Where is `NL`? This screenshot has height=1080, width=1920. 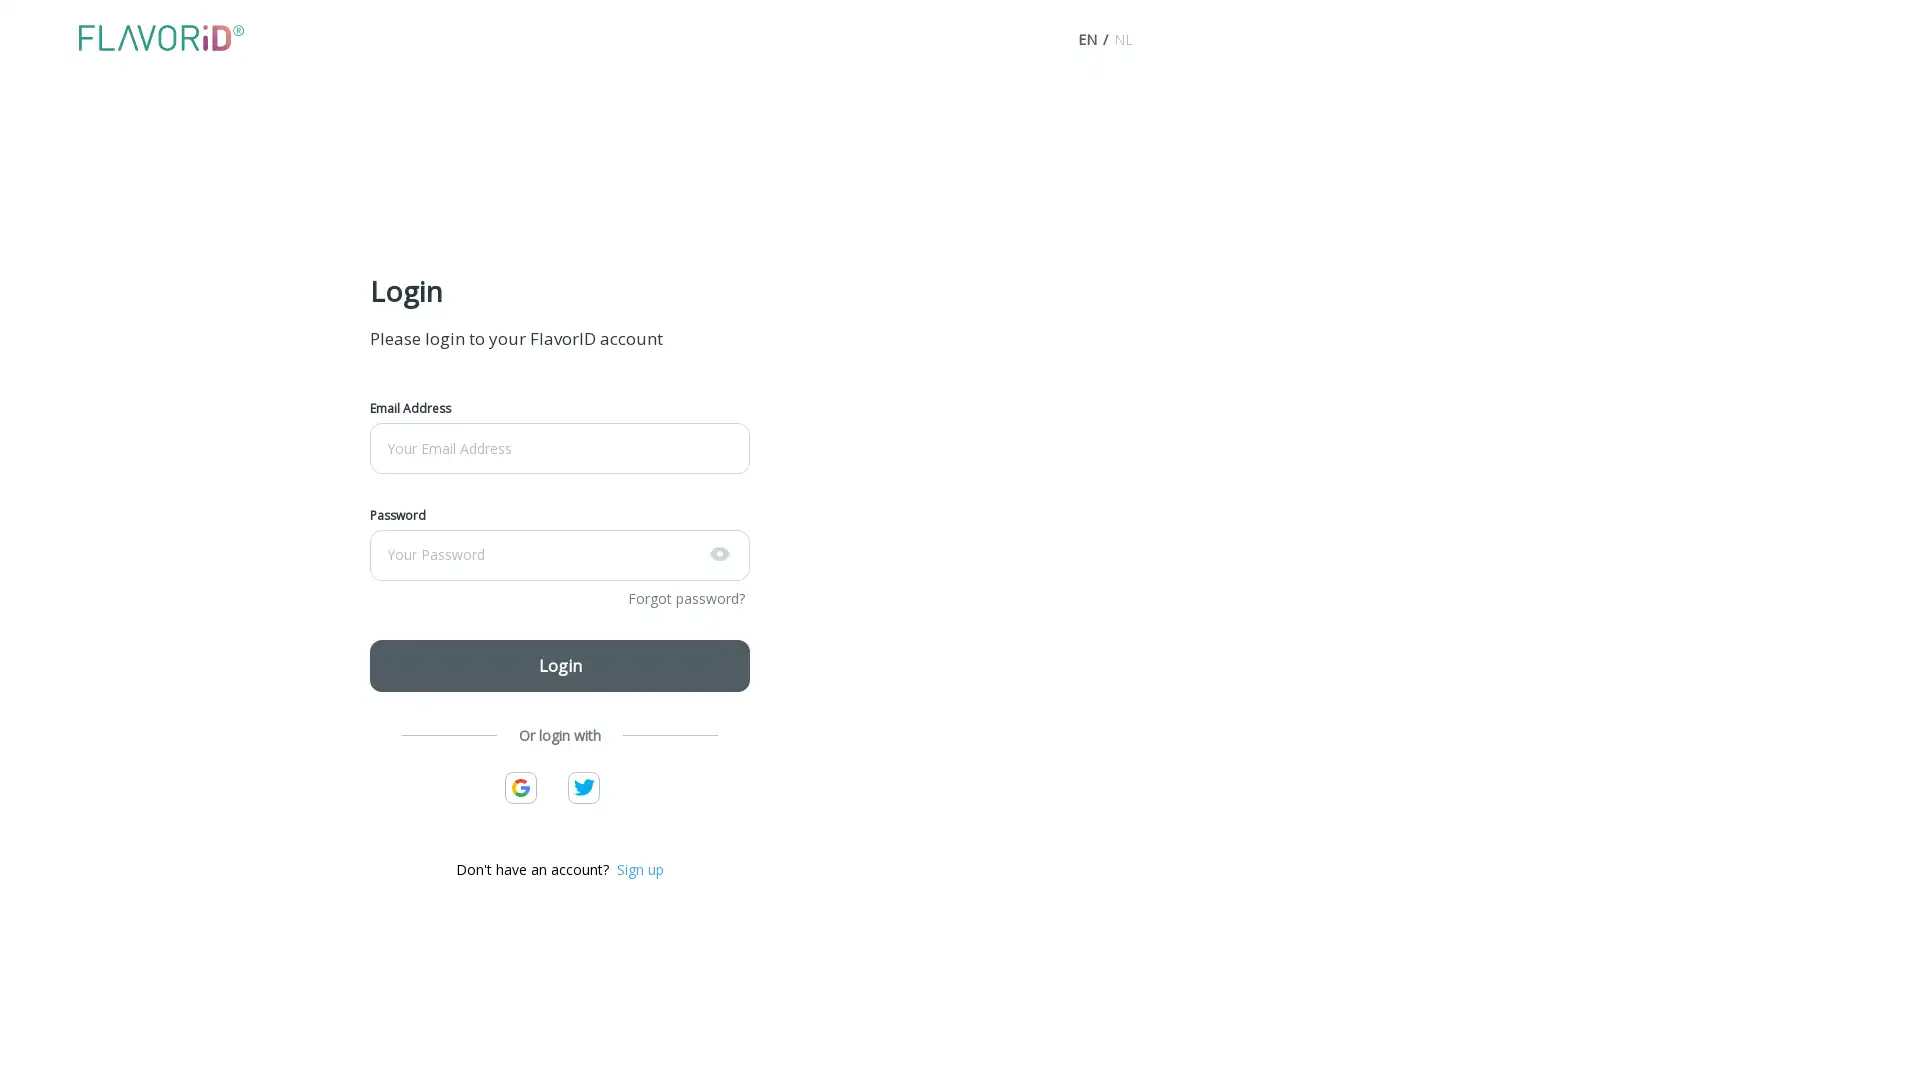
NL is located at coordinates (1122, 39).